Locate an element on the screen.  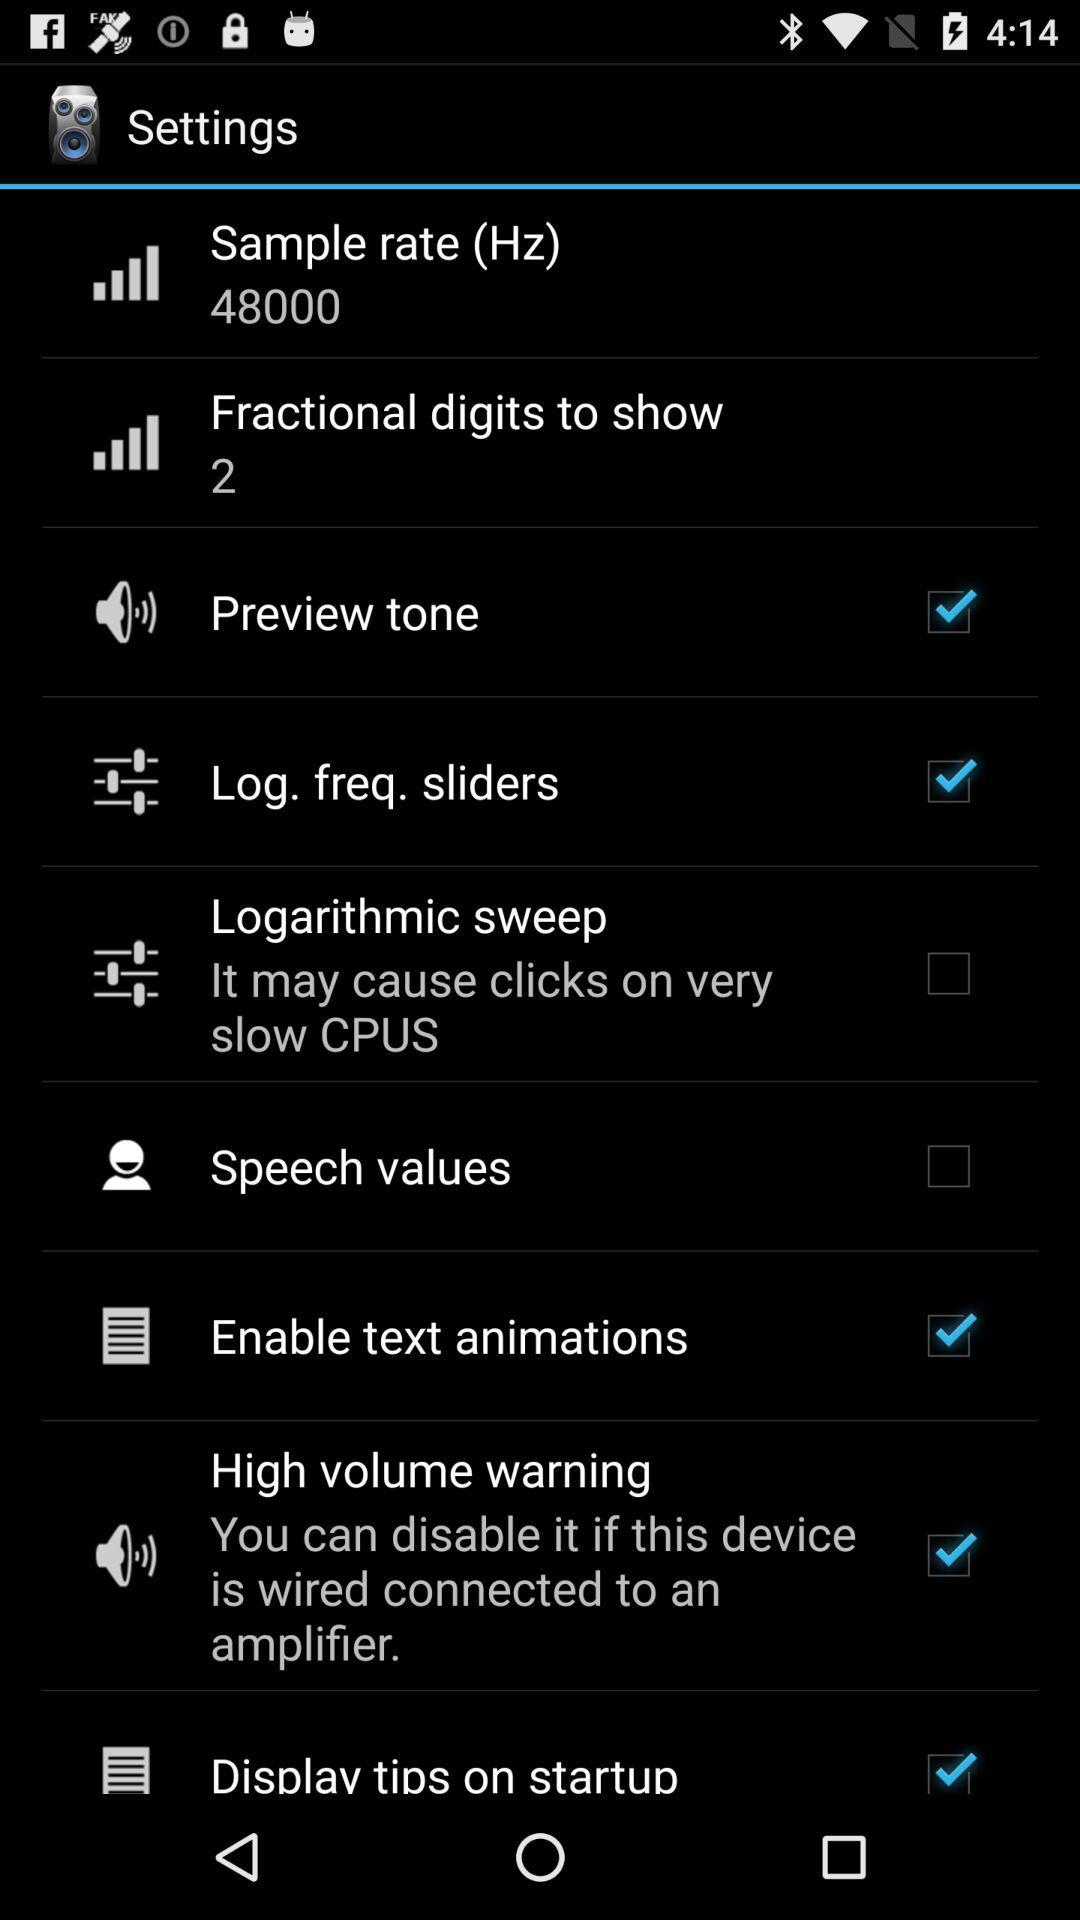
item above you can disable icon is located at coordinates (429, 1468).